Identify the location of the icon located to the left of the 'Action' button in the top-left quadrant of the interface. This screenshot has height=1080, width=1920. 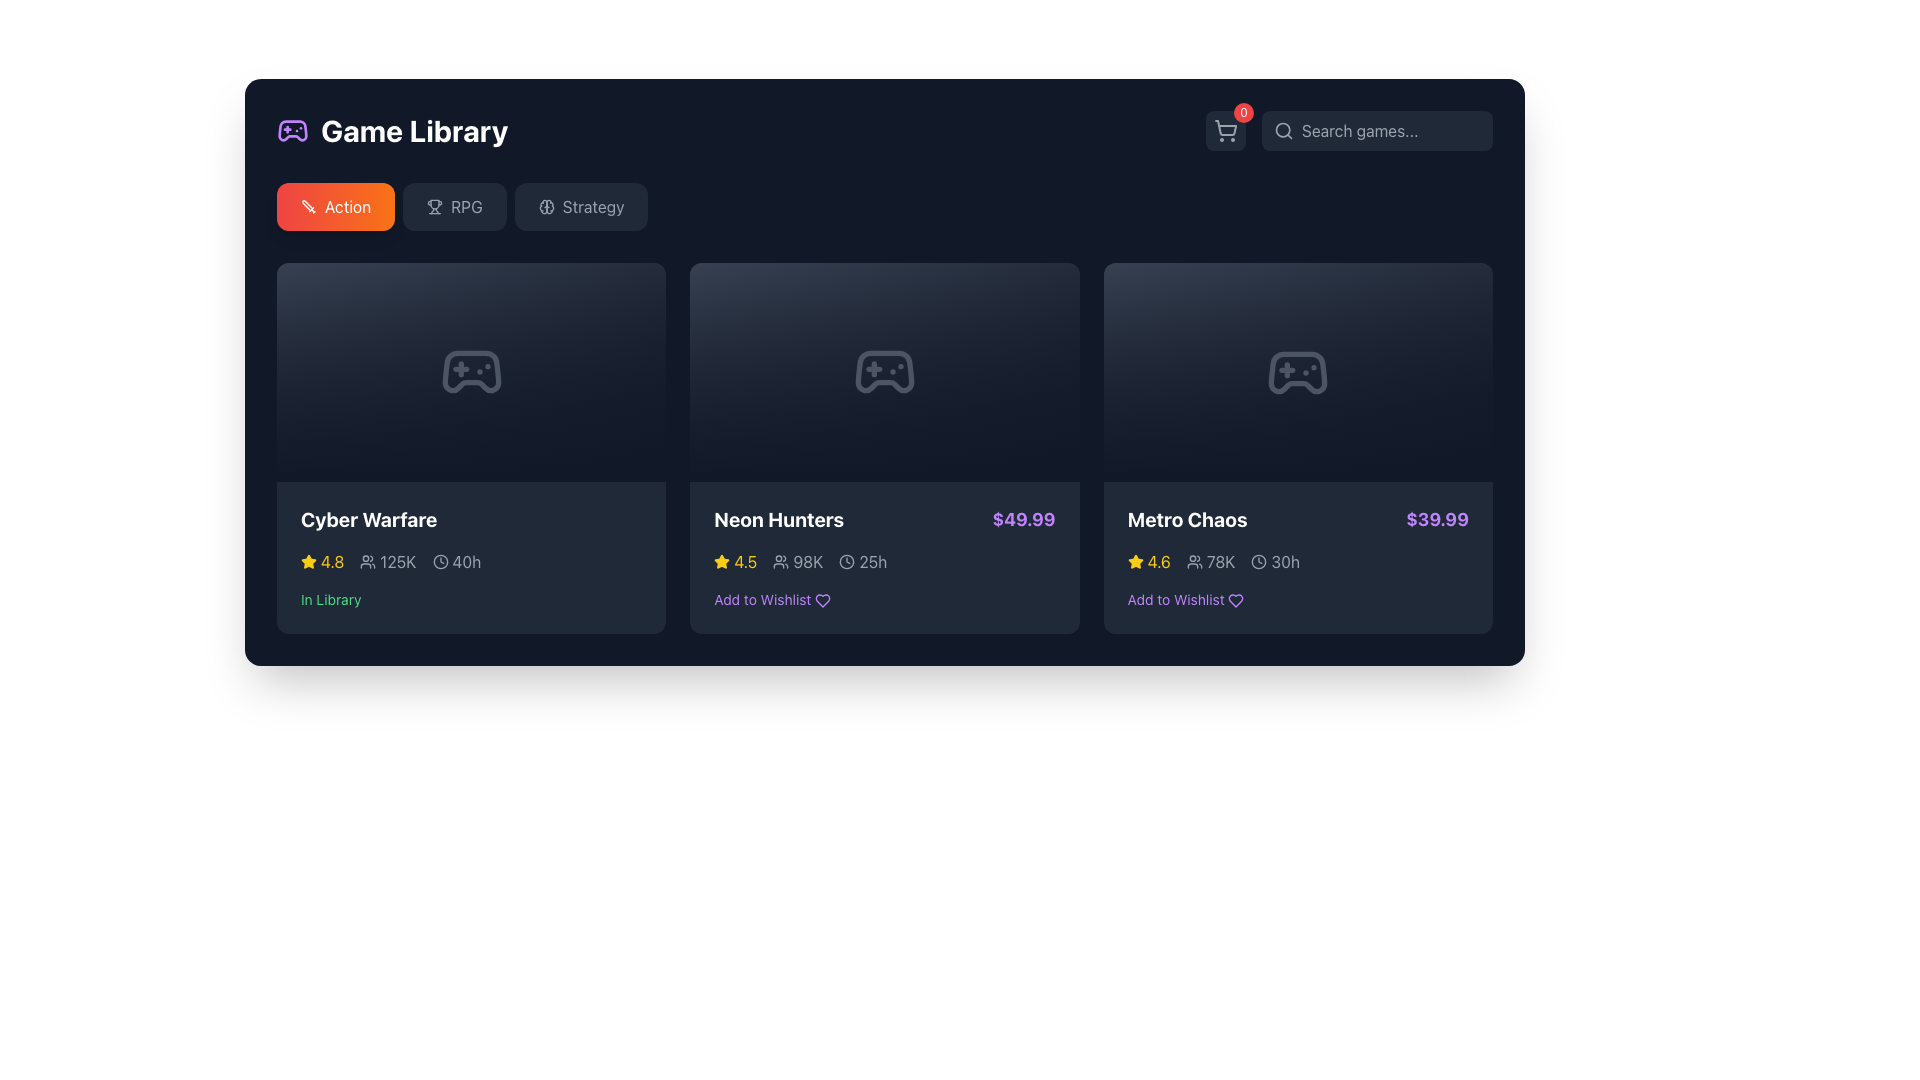
(307, 207).